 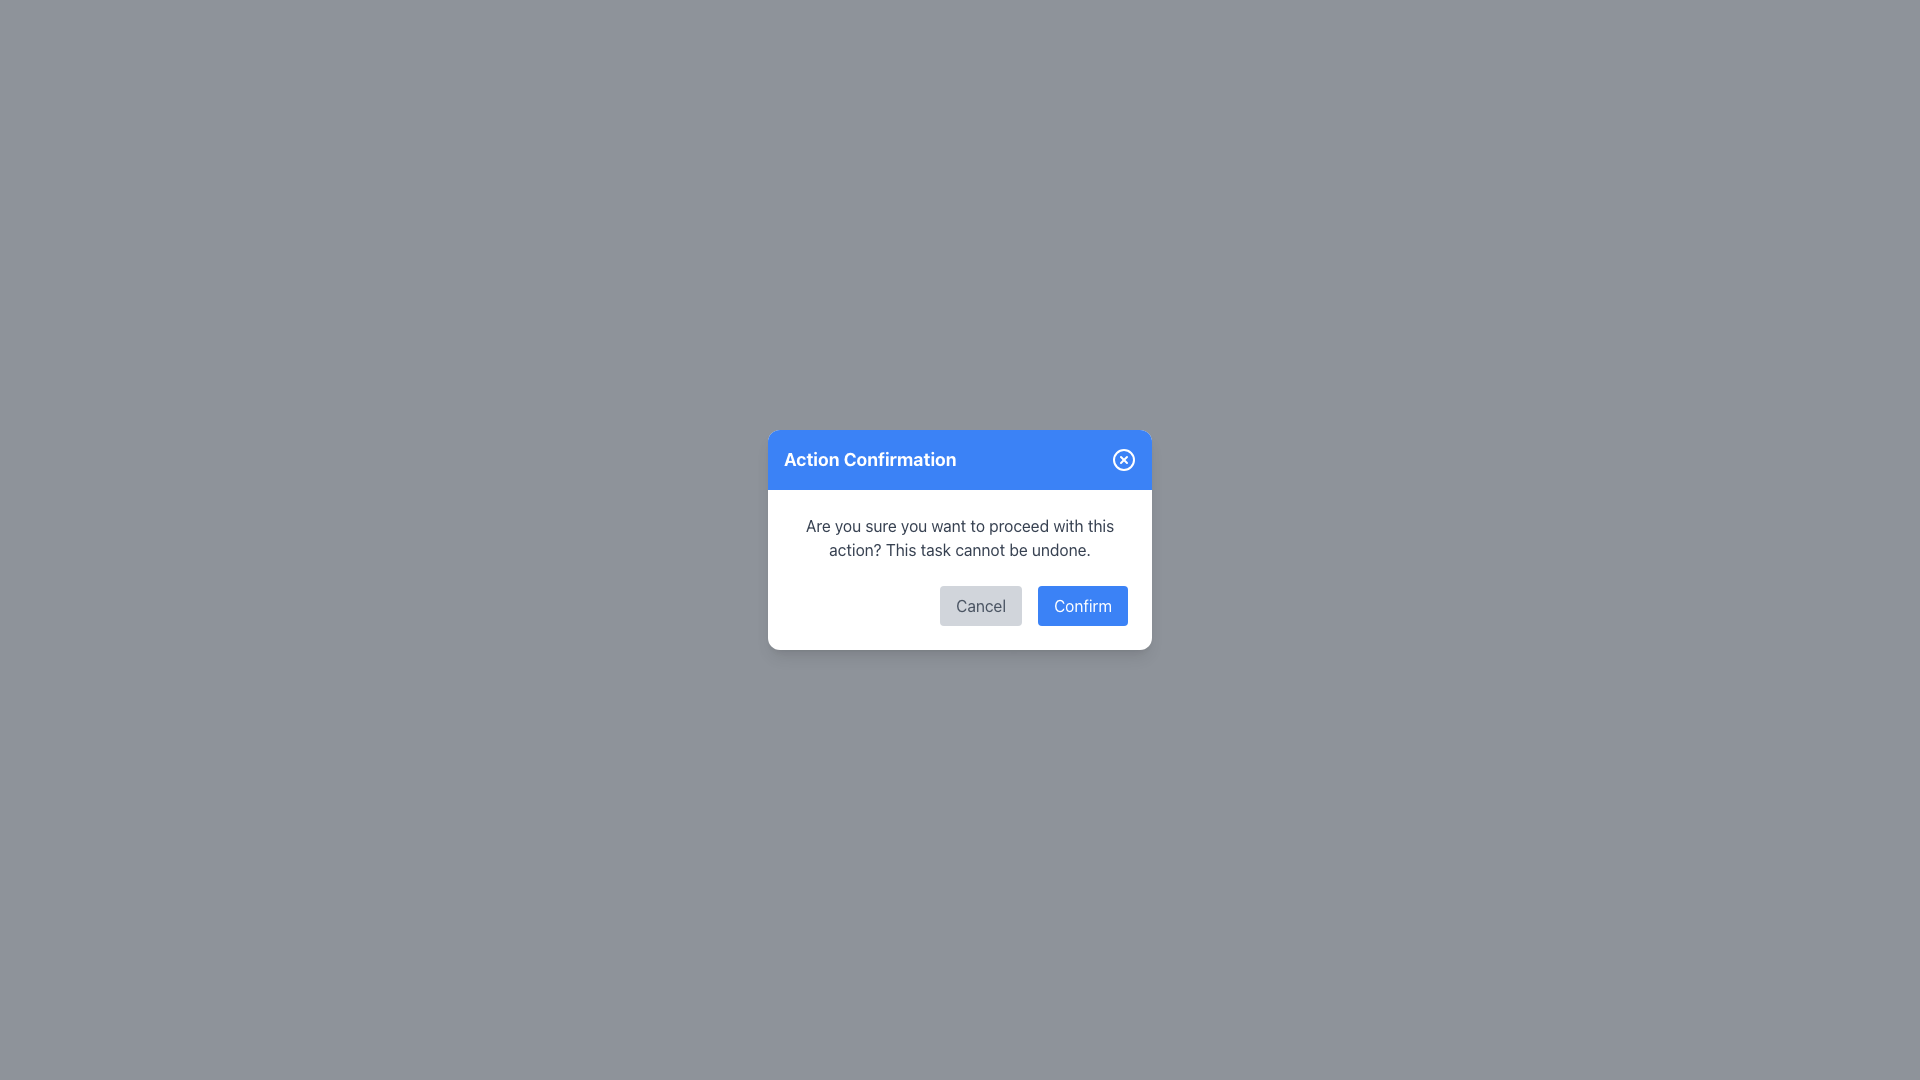 I want to click on confirmation message that states 'Are you sure you want to proceed with this action? This task cannot be undone.' located centrally in the dialog box below the title 'Action Confirmation', so click(x=960, y=536).